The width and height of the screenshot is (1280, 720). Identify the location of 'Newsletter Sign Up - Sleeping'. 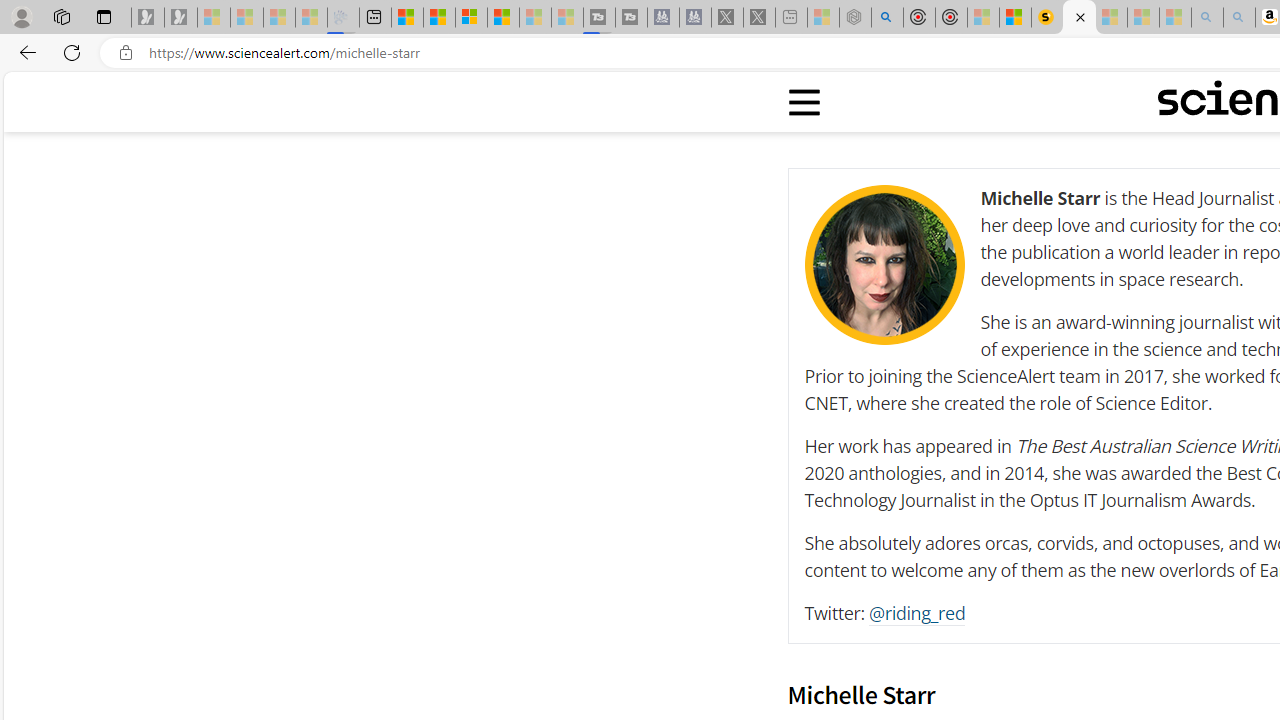
(181, 17).